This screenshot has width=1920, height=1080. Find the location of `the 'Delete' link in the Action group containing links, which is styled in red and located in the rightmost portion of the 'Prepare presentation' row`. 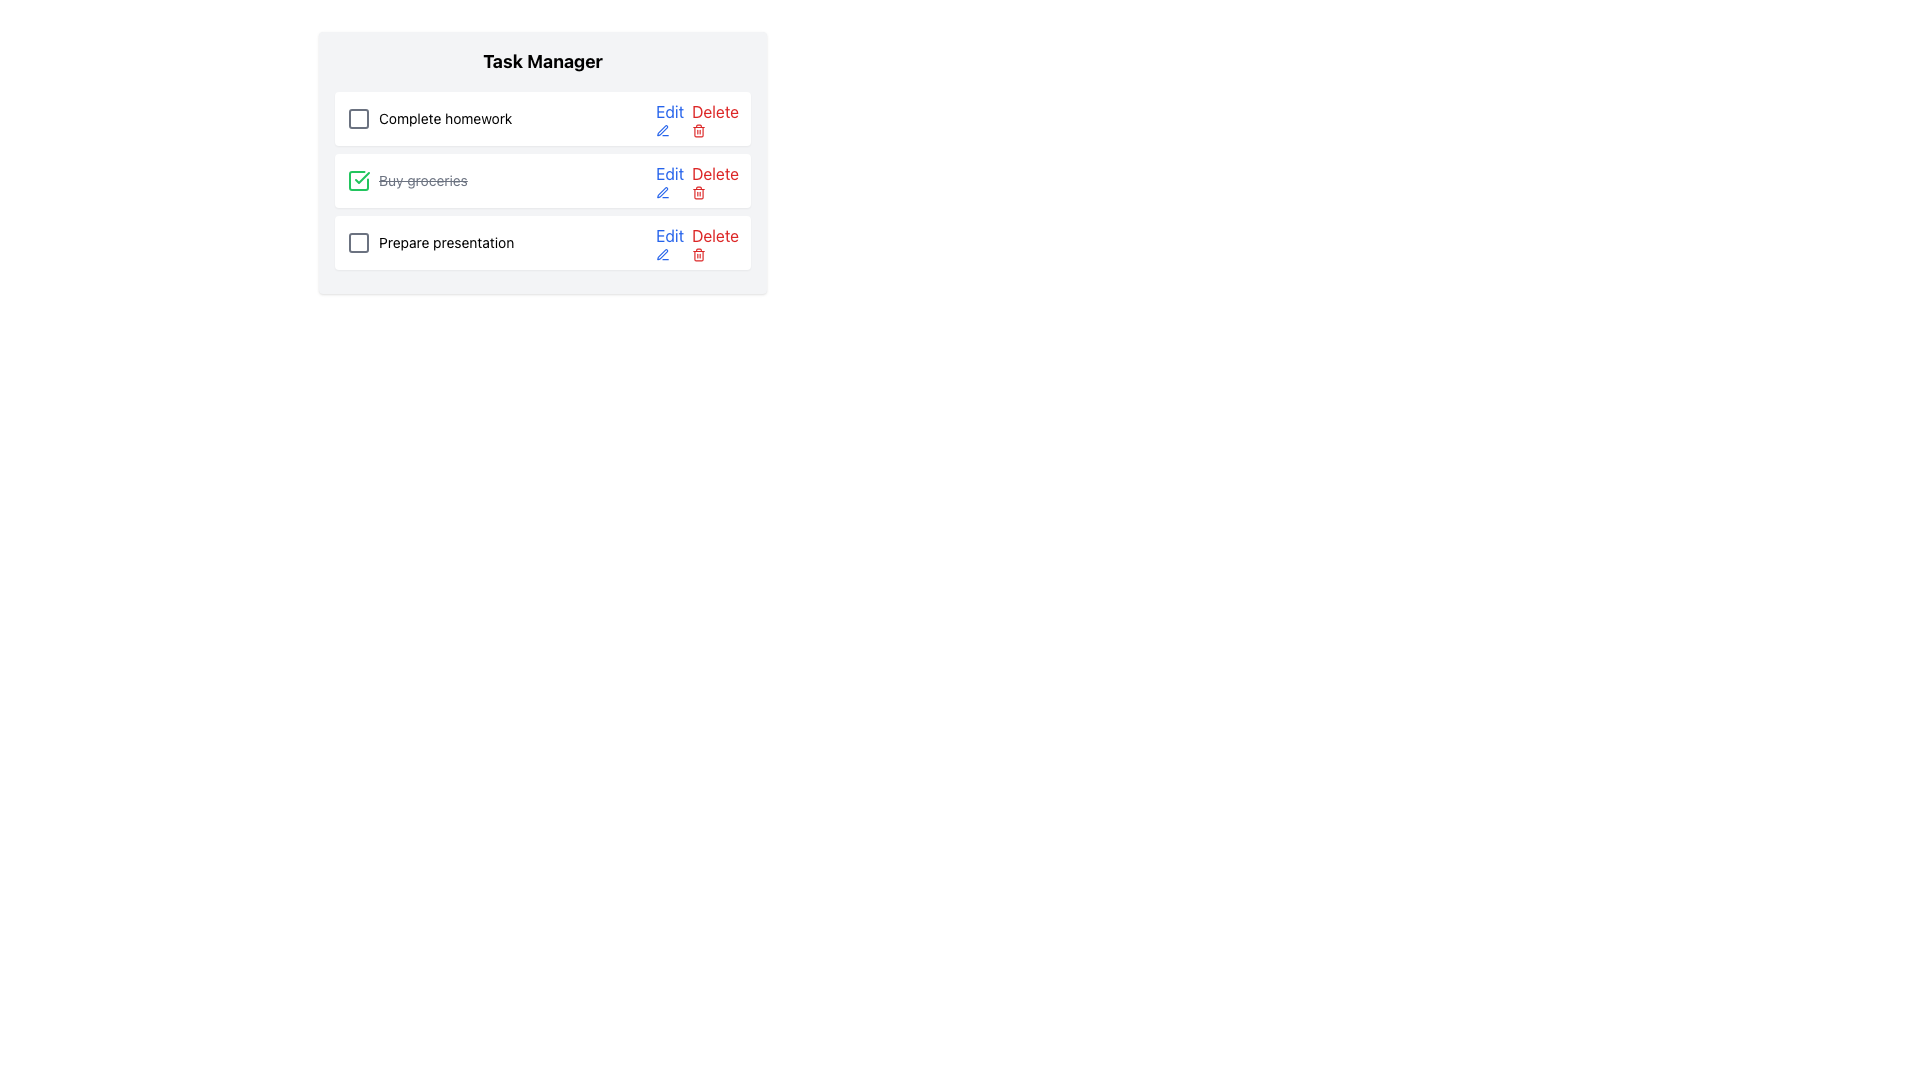

the 'Delete' link in the Action group containing links, which is styled in red and located in the rightmost portion of the 'Prepare presentation' row is located at coordinates (697, 242).